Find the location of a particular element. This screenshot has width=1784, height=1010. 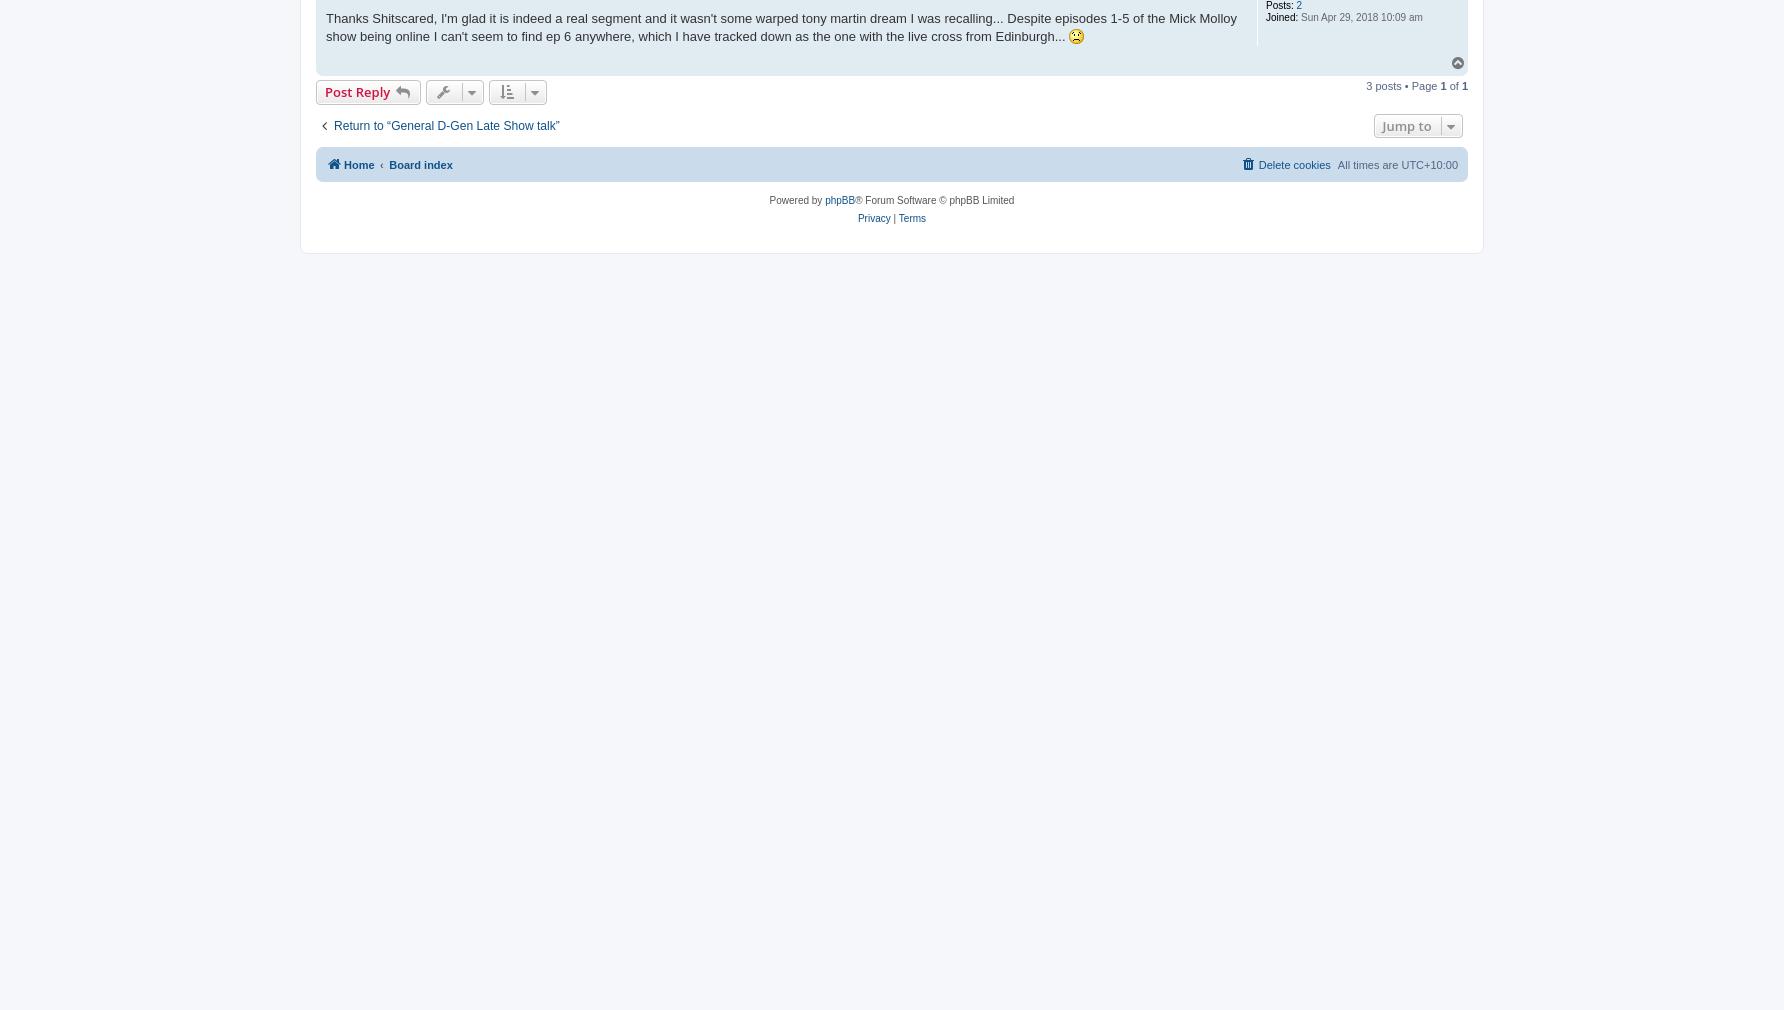

'|' is located at coordinates (893, 216).